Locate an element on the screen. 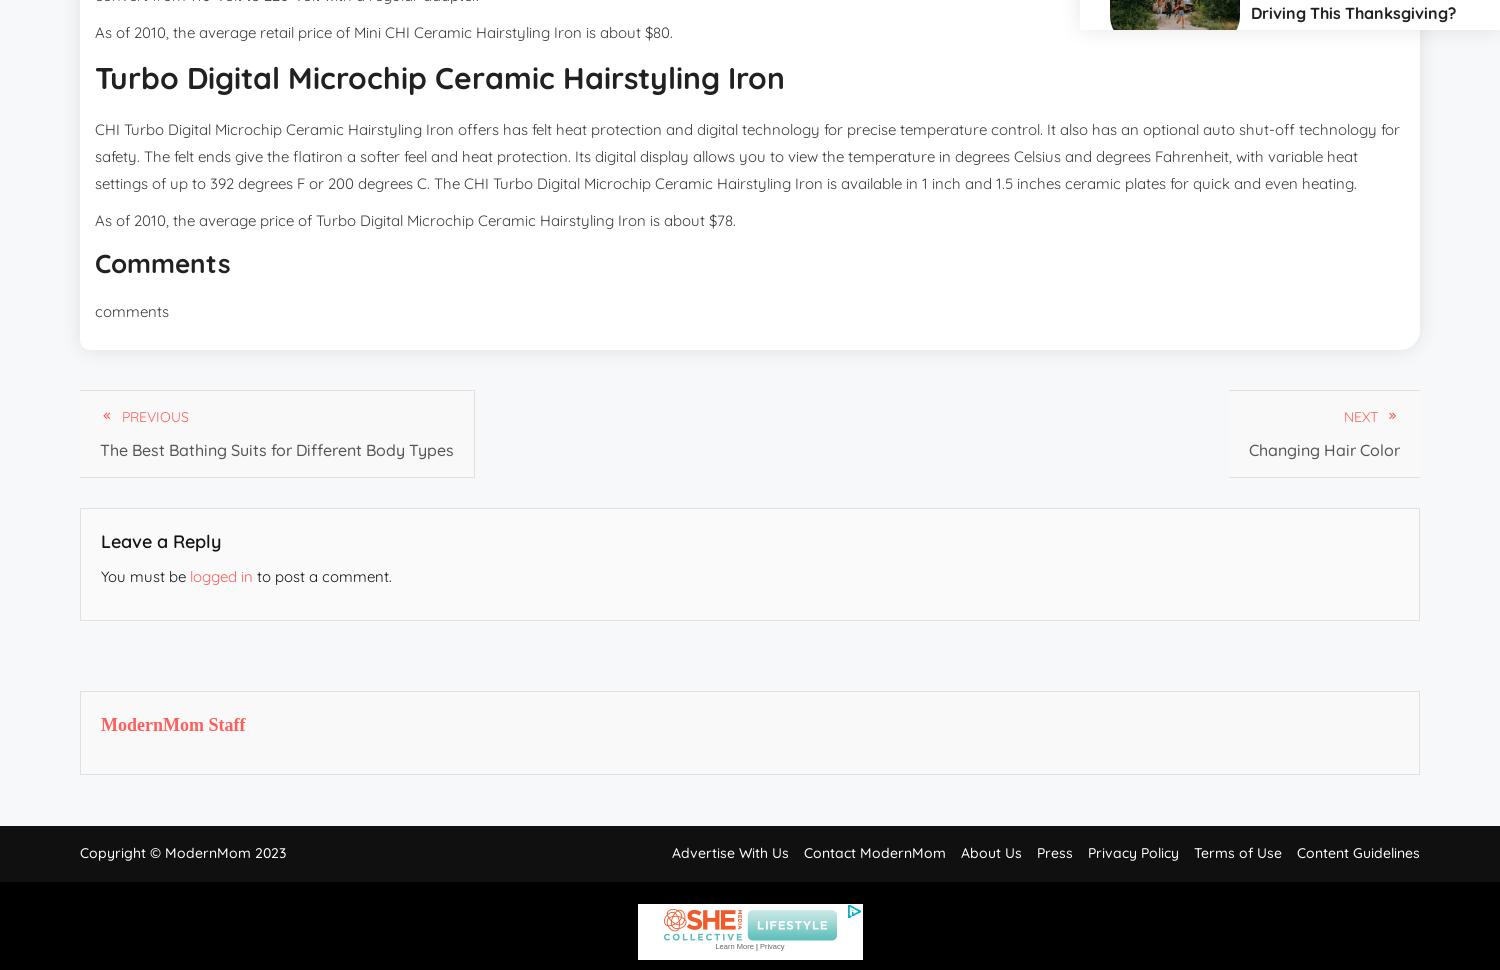 Image resolution: width=1500 pixels, height=970 pixels. 'Money' is located at coordinates (1358, 127).